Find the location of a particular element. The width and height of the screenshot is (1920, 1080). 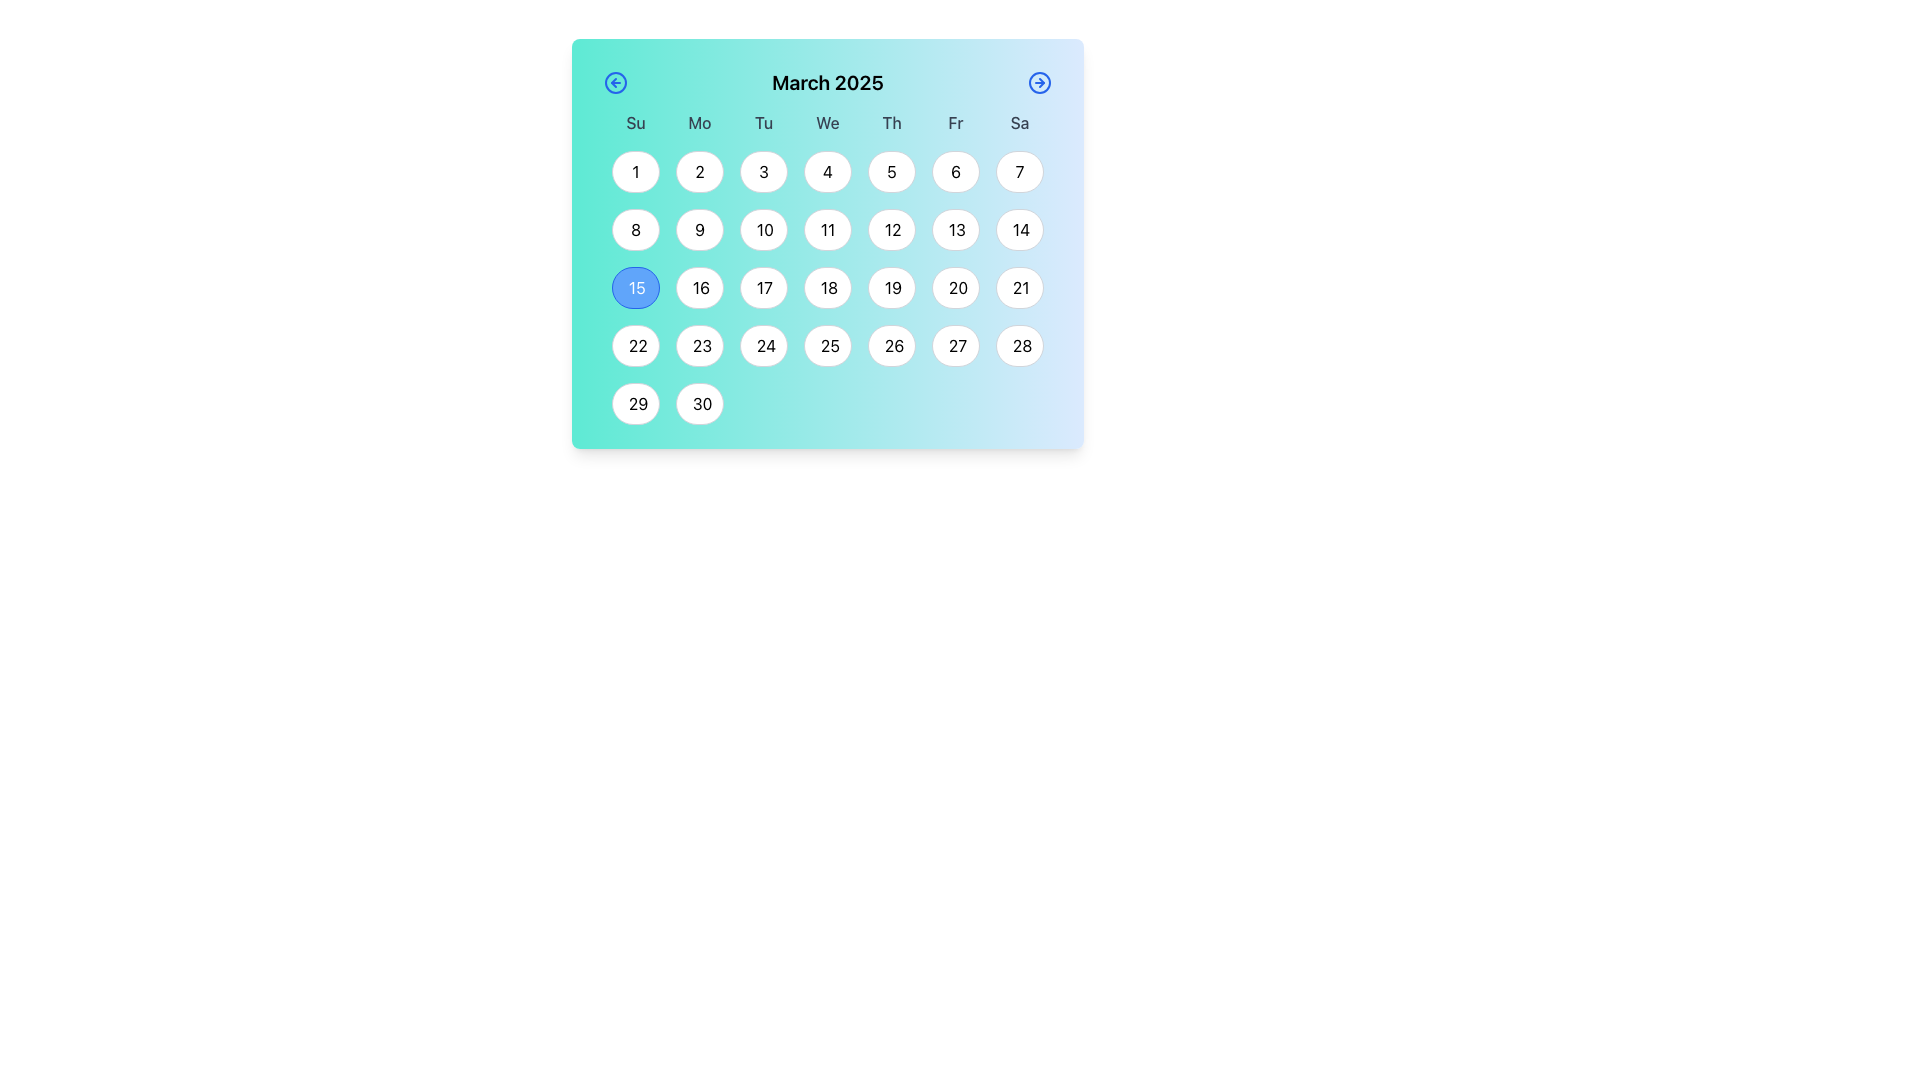

the date-selection button for the 13th day of the month located in the calendar widget under the 'Fr' column in the third row is located at coordinates (954, 229).